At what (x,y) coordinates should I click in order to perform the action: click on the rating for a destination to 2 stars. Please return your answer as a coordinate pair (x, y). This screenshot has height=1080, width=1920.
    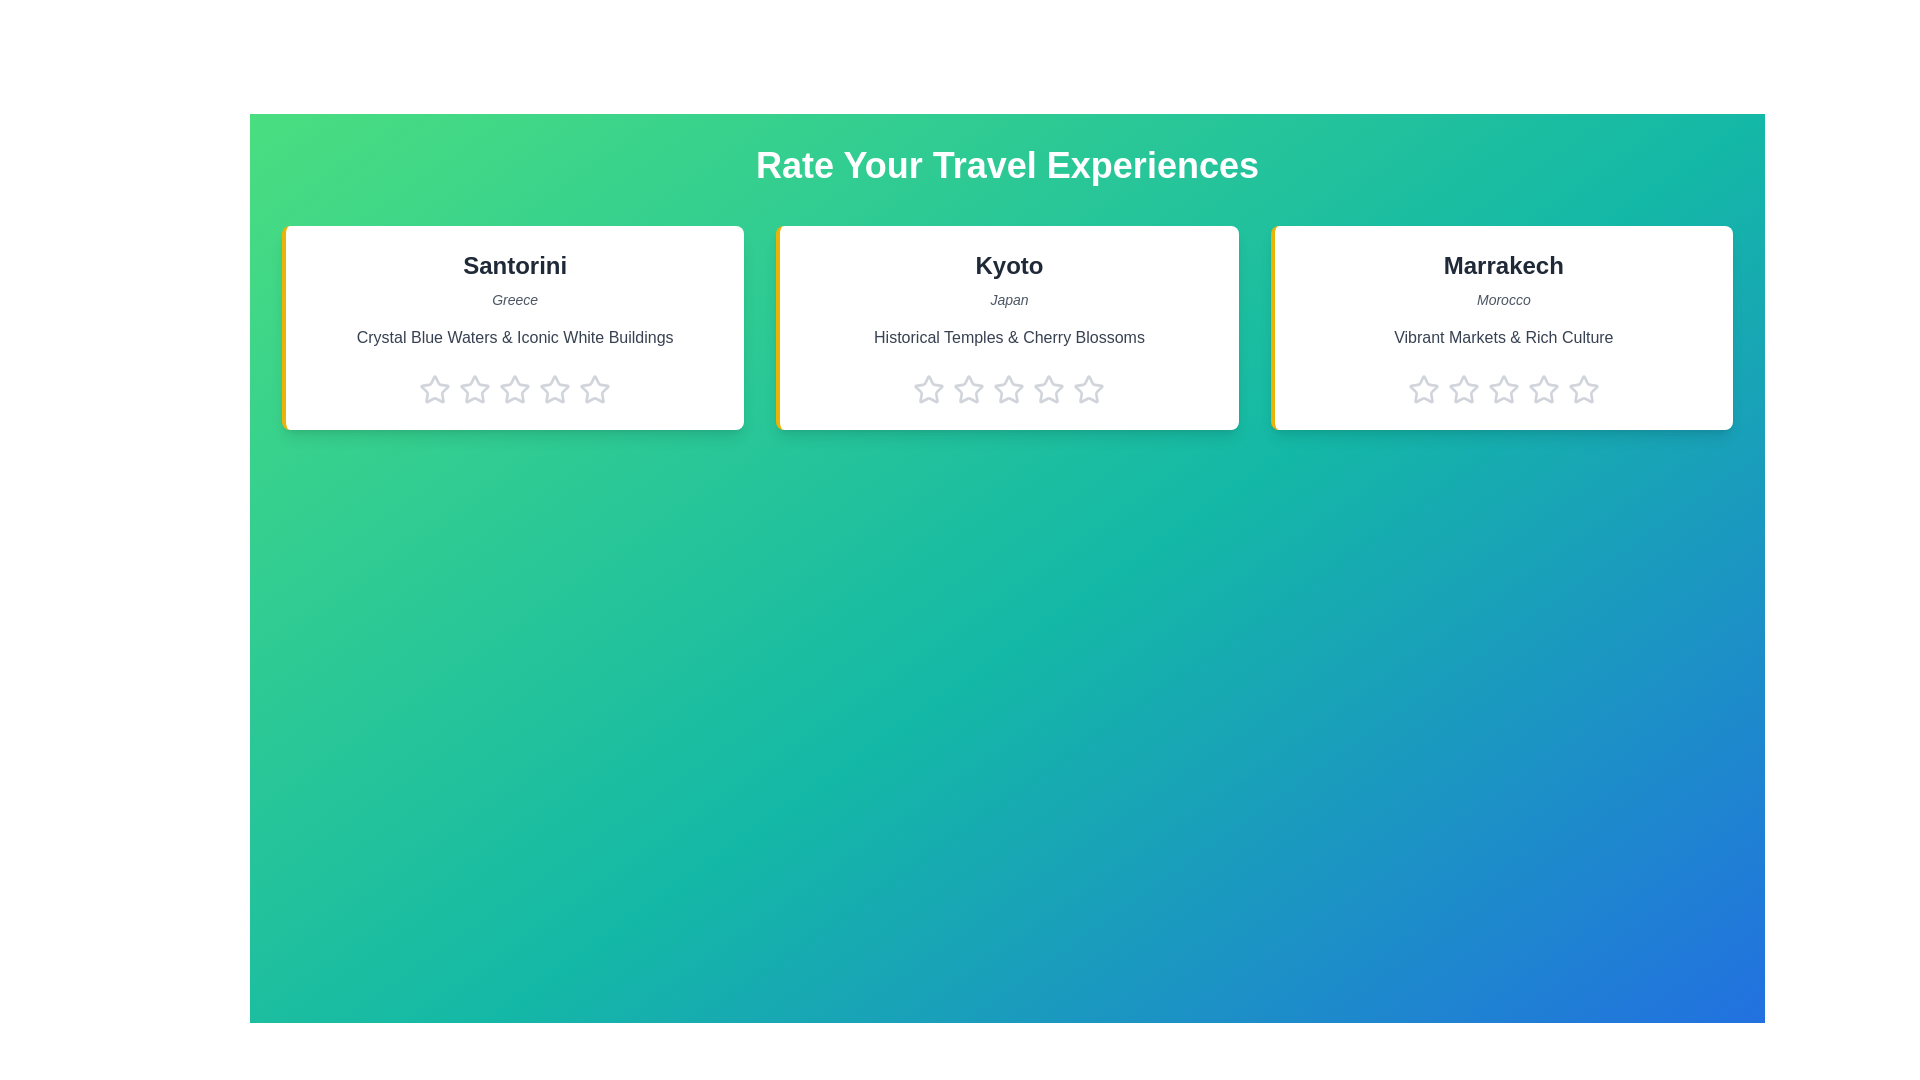
    Looking at the image, I should click on (474, 389).